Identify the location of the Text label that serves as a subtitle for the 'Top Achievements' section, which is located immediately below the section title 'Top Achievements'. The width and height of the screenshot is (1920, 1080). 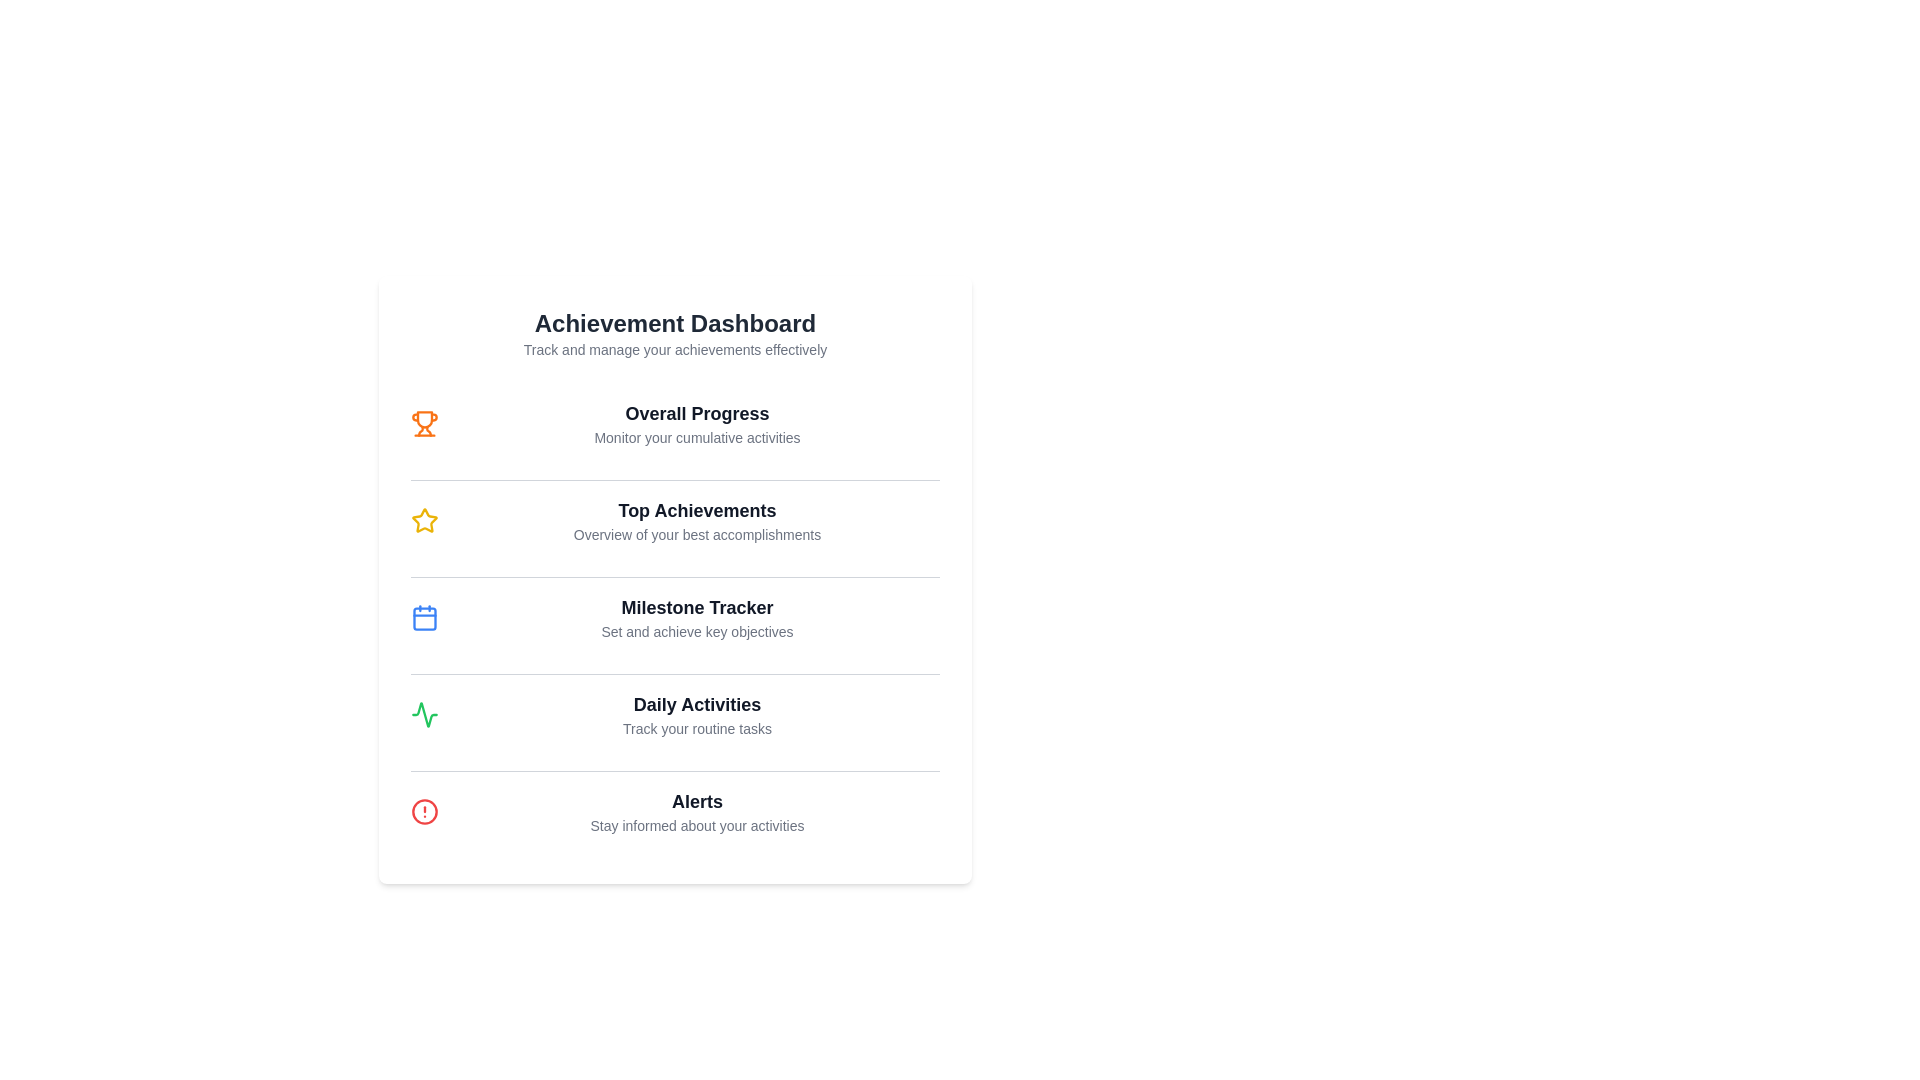
(697, 534).